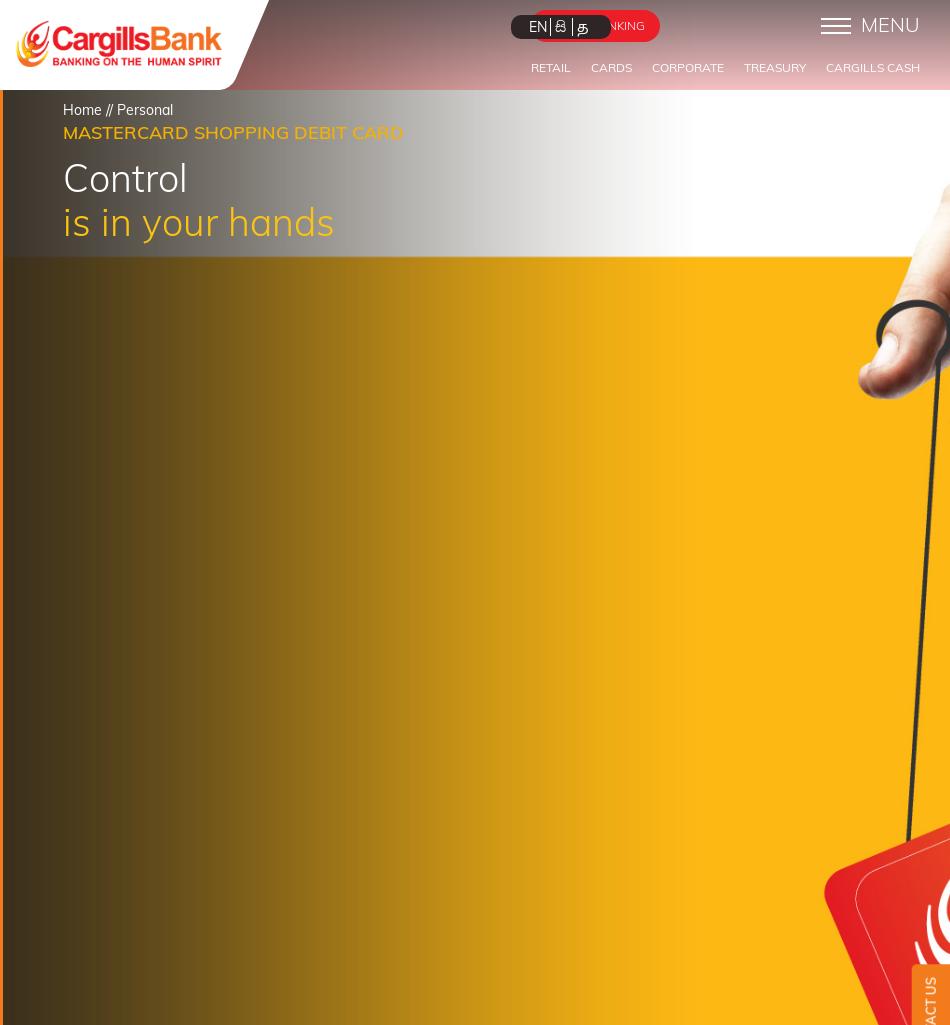  What do you see at coordinates (137, 109) in the screenshot?
I see `'//
	Personal'` at bounding box center [137, 109].